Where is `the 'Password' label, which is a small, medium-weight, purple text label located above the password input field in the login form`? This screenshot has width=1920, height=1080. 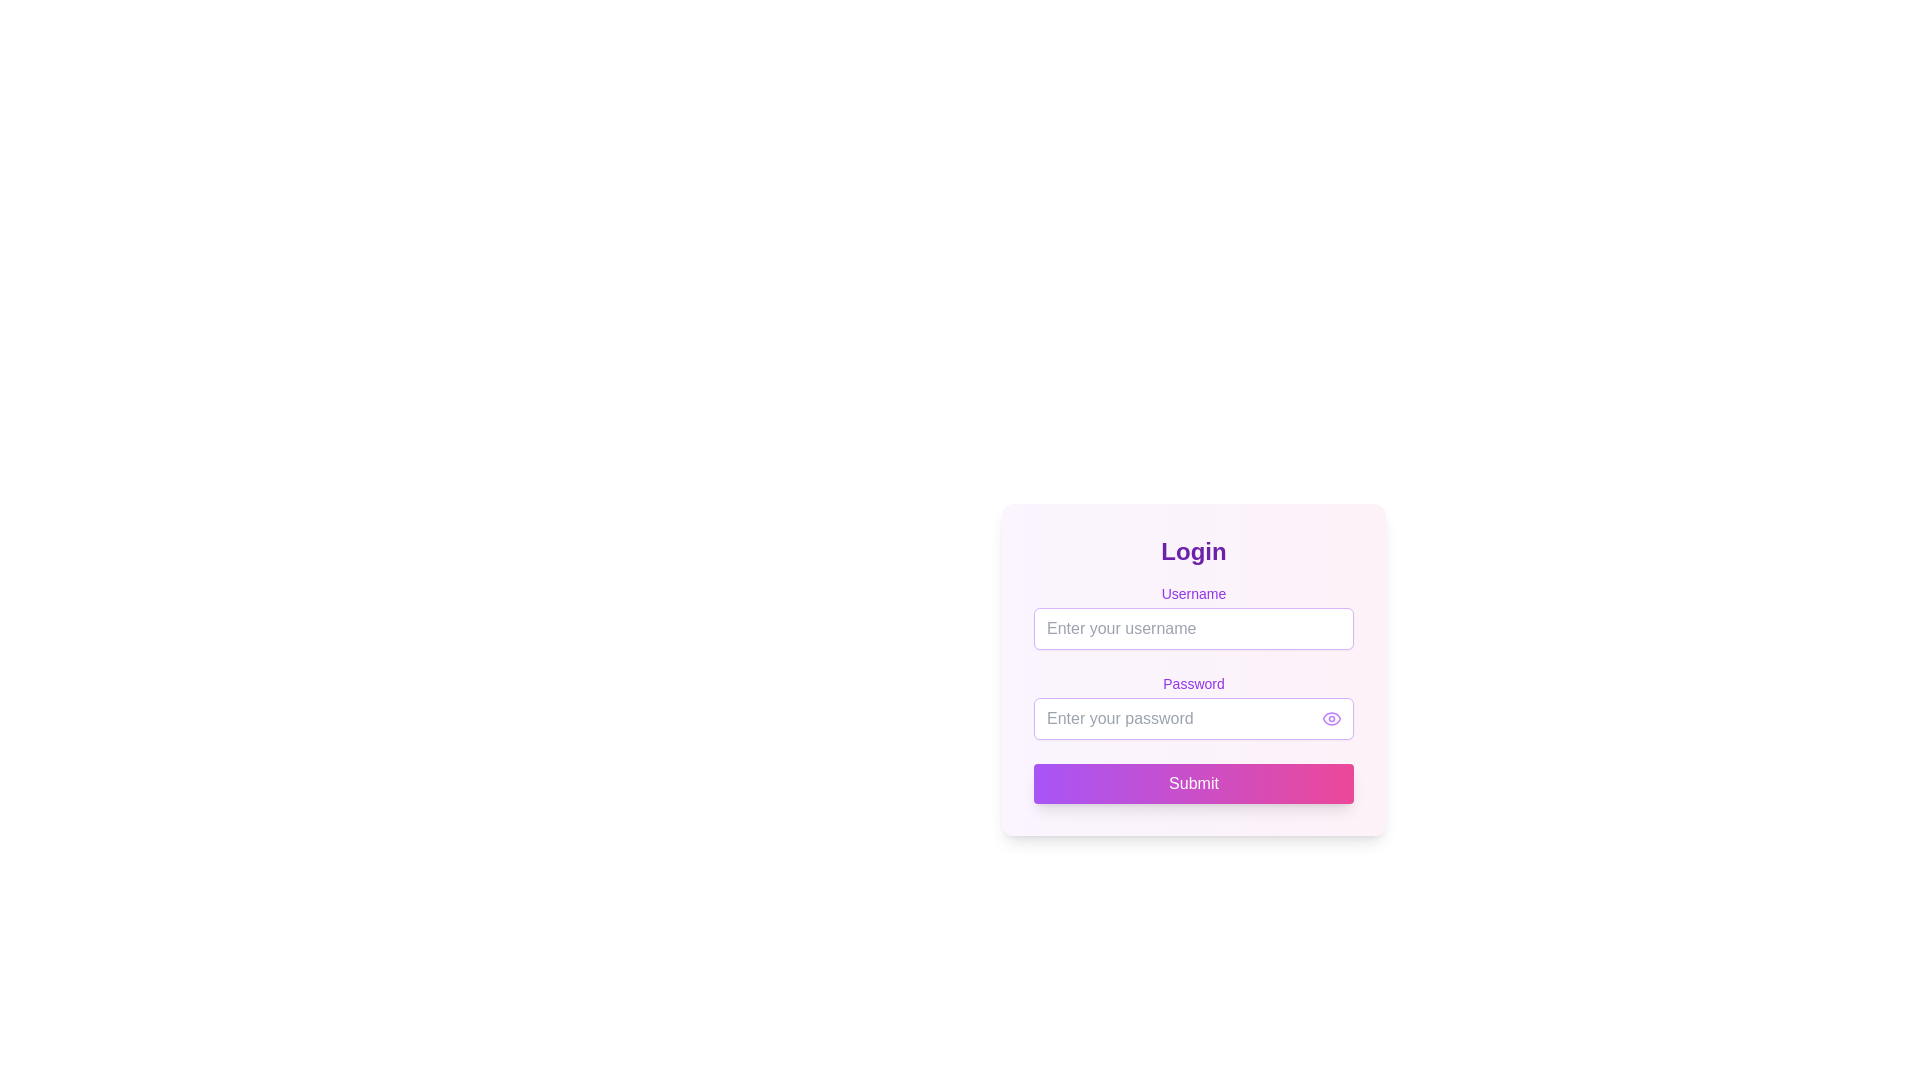
the 'Password' label, which is a small, medium-weight, purple text label located above the password input field in the login form is located at coordinates (1194, 682).